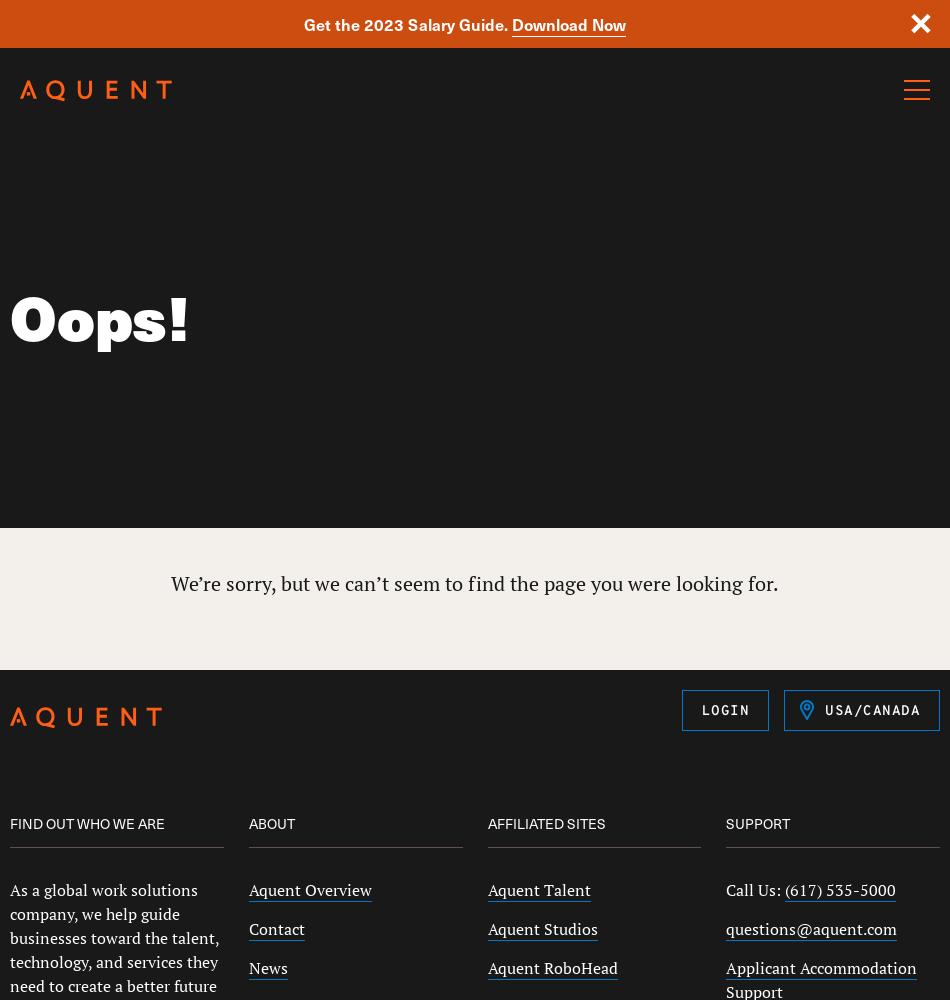  I want to click on 'Aquent RoboHead', so click(552, 967).